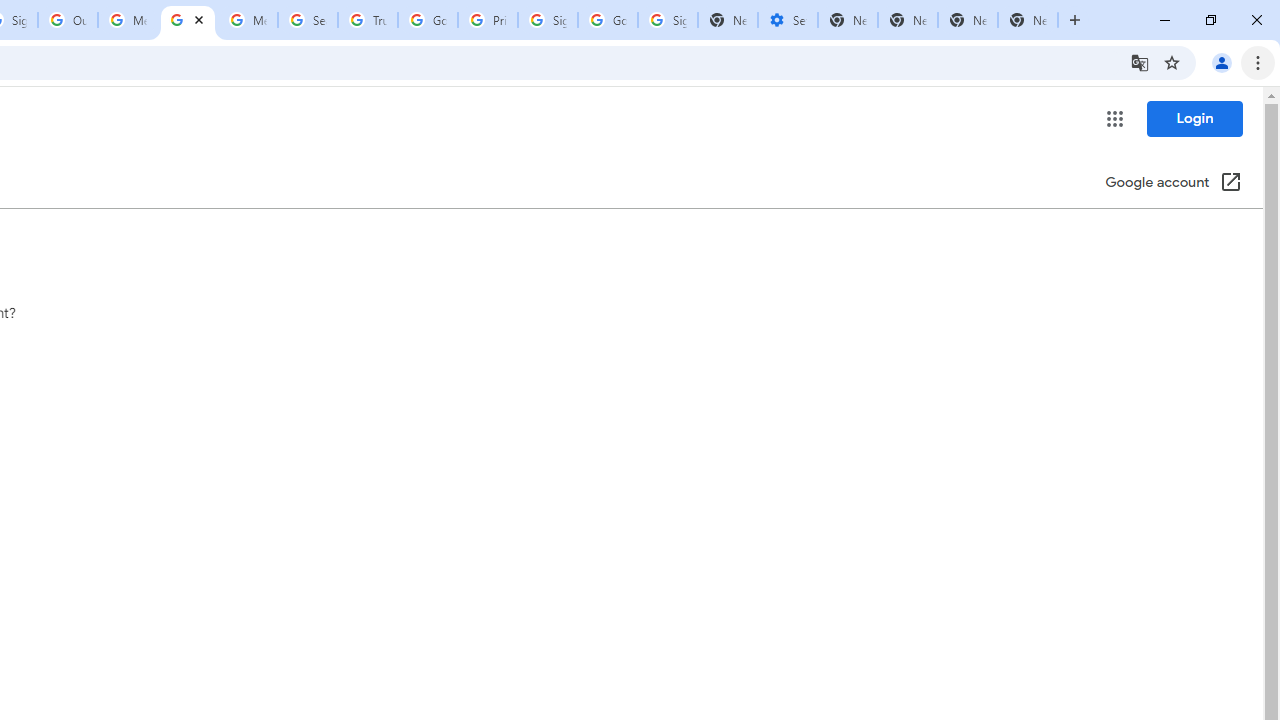 The height and width of the screenshot is (720, 1280). What do you see at coordinates (607, 20) in the screenshot?
I see `'Google Cybersecurity Innovations - Google Safety Center'` at bounding box center [607, 20].